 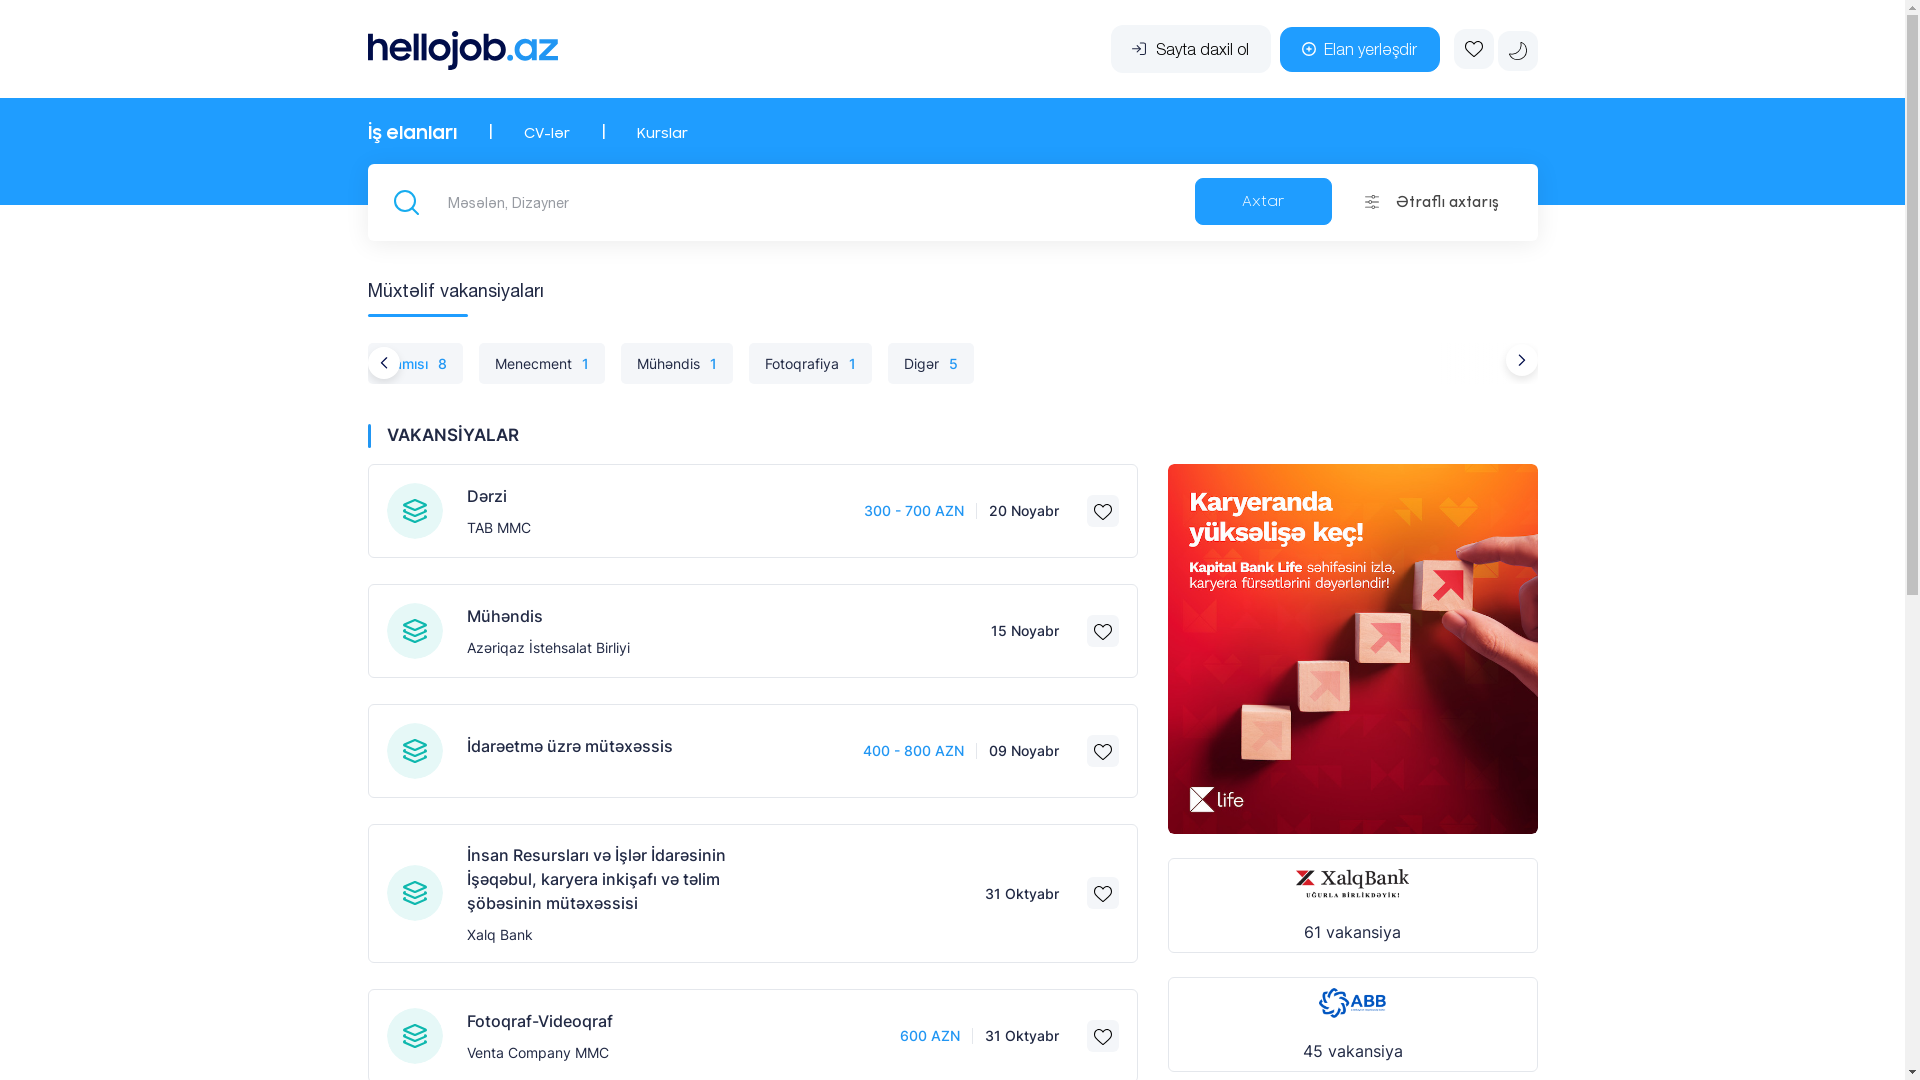 What do you see at coordinates (541, 363) in the screenshot?
I see `'Menecment` at bounding box center [541, 363].